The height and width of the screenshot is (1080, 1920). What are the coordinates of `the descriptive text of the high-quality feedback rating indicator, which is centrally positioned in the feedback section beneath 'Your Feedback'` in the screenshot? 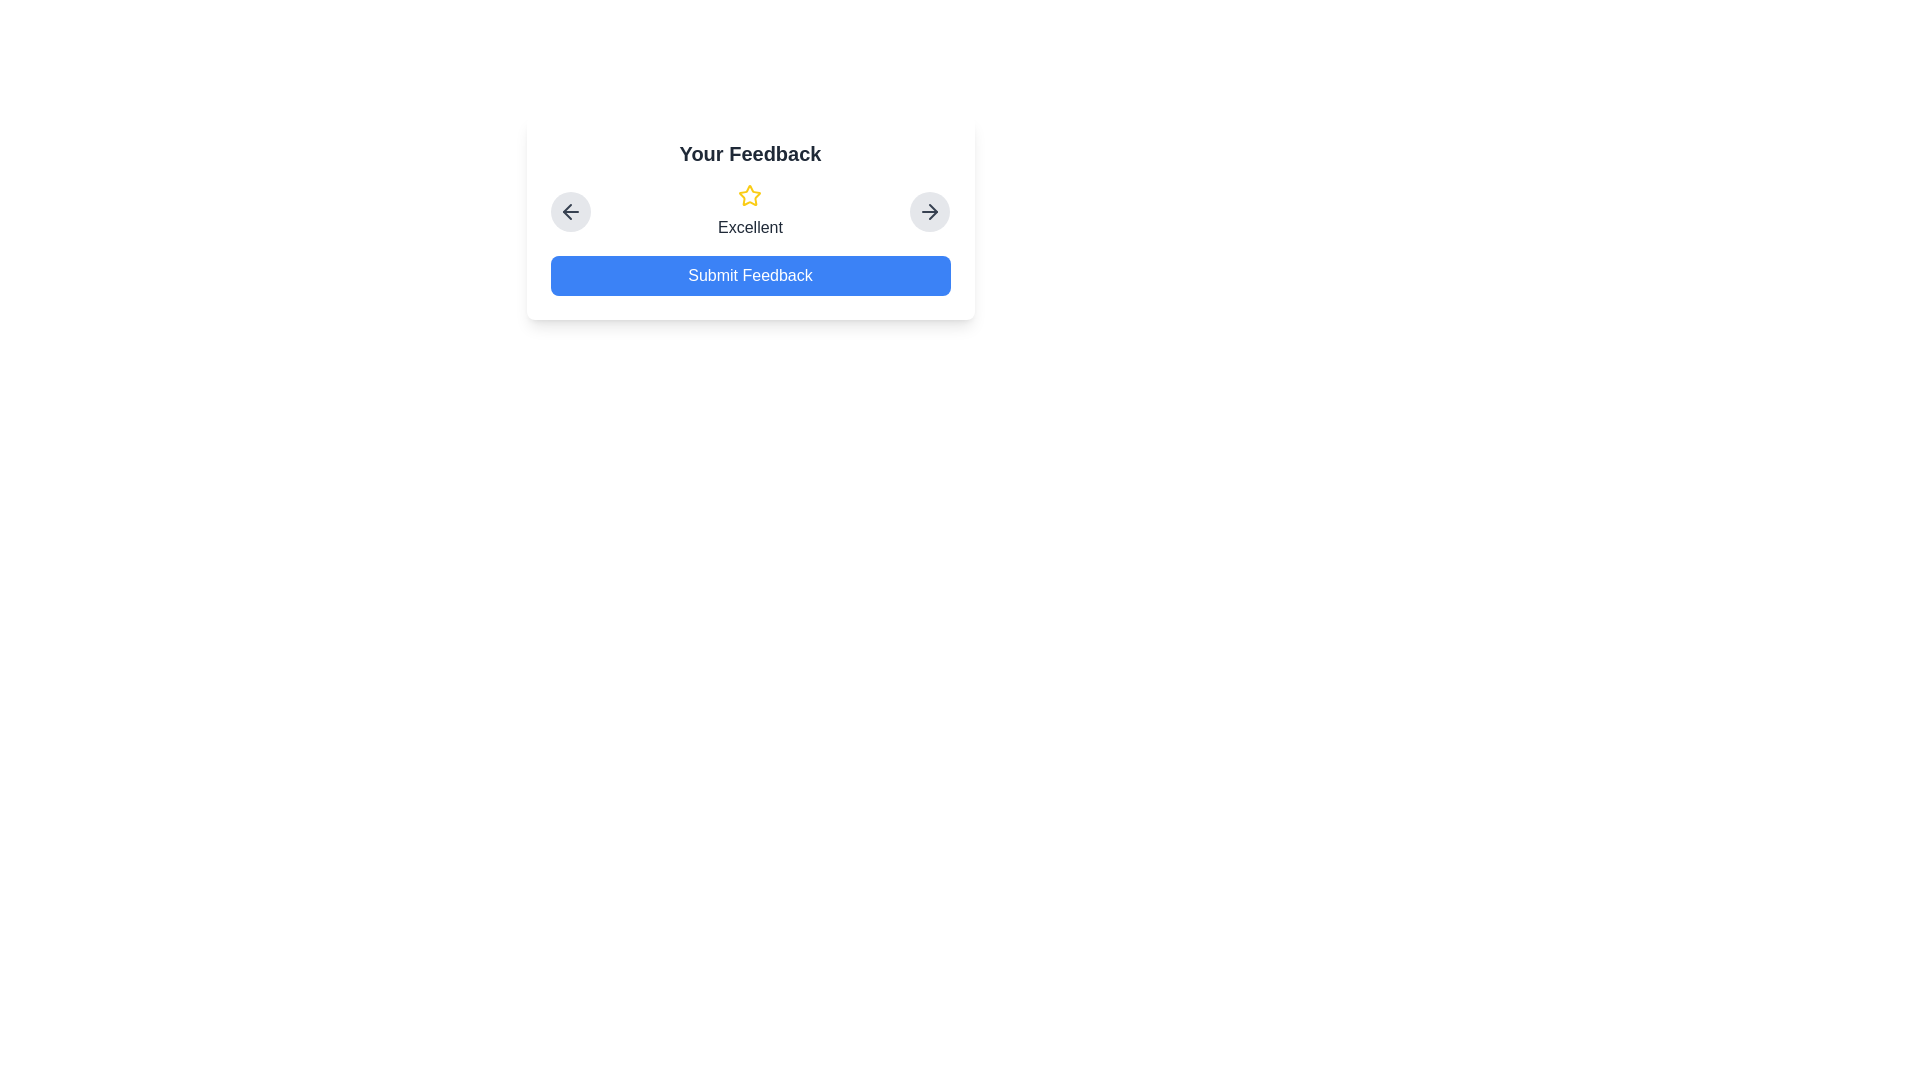 It's located at (749, 212).